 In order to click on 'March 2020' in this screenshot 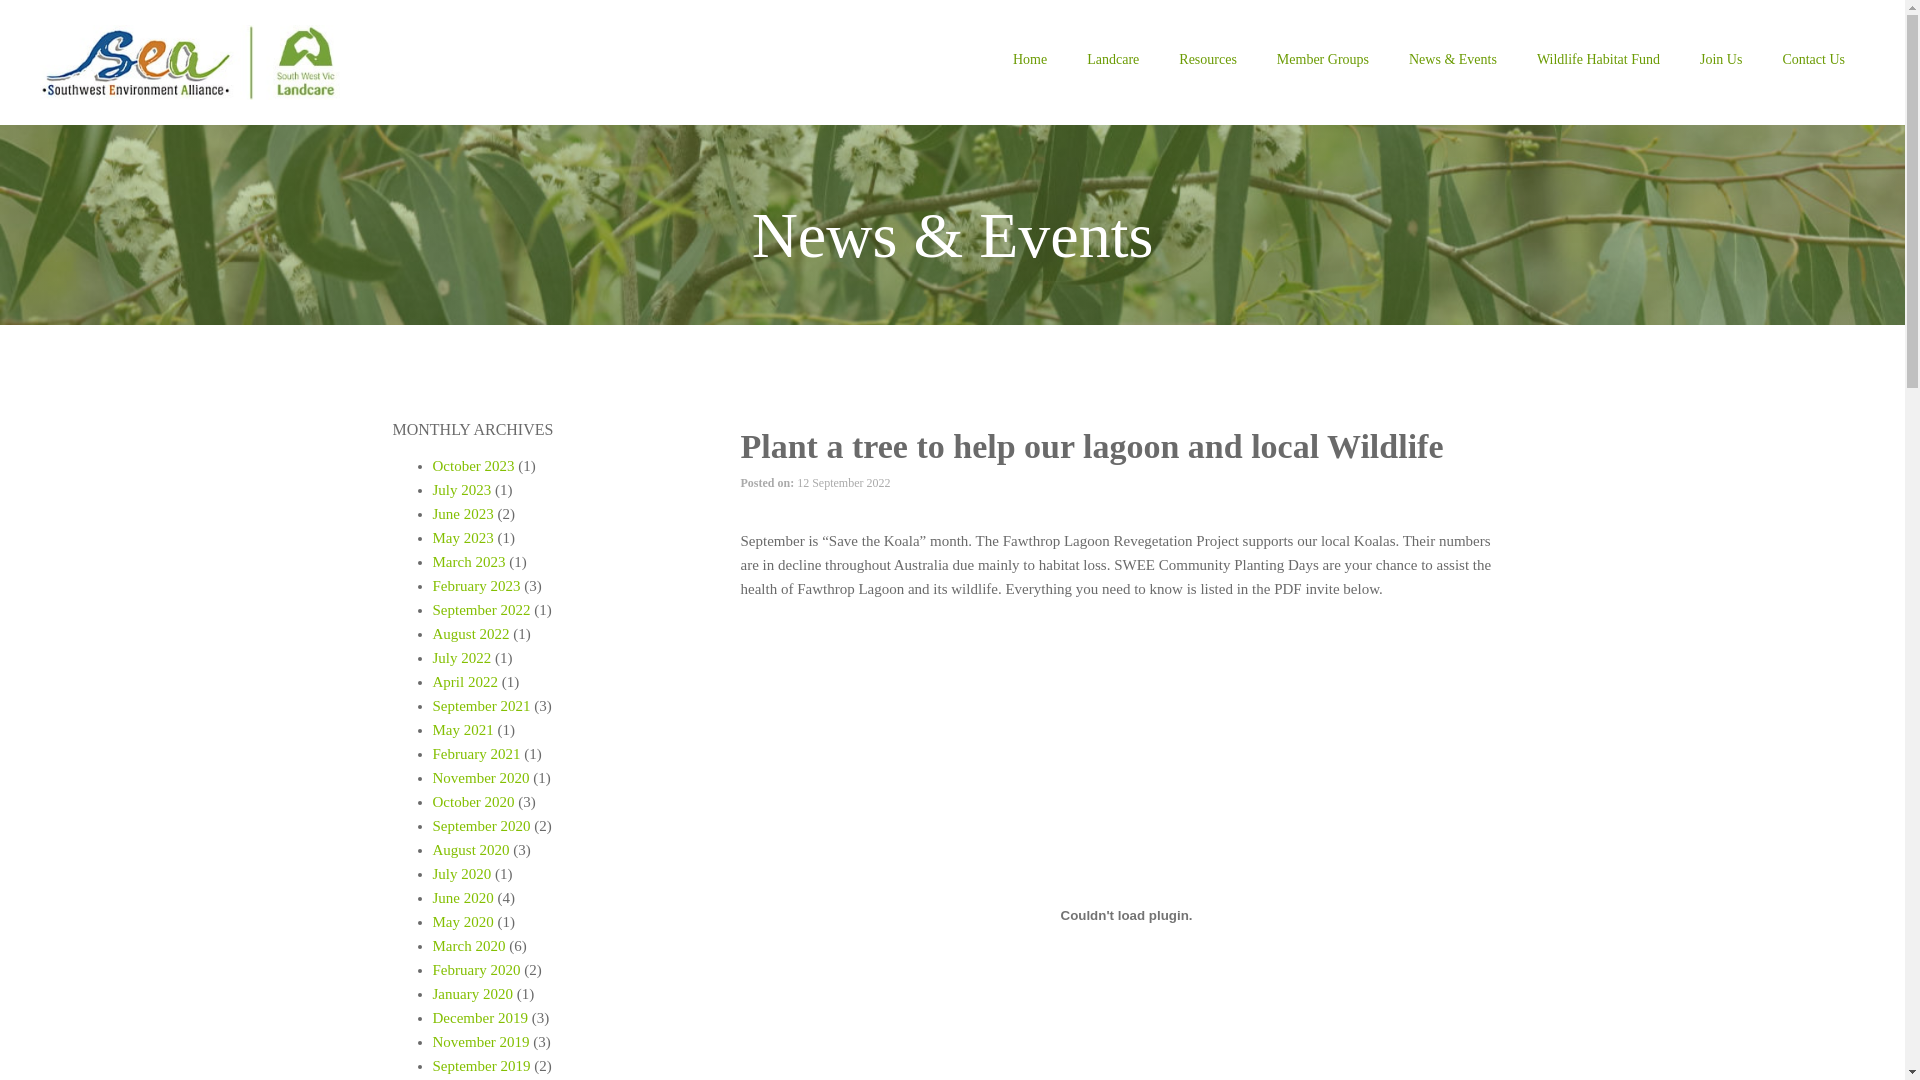, I will do `click(467, 945)`.